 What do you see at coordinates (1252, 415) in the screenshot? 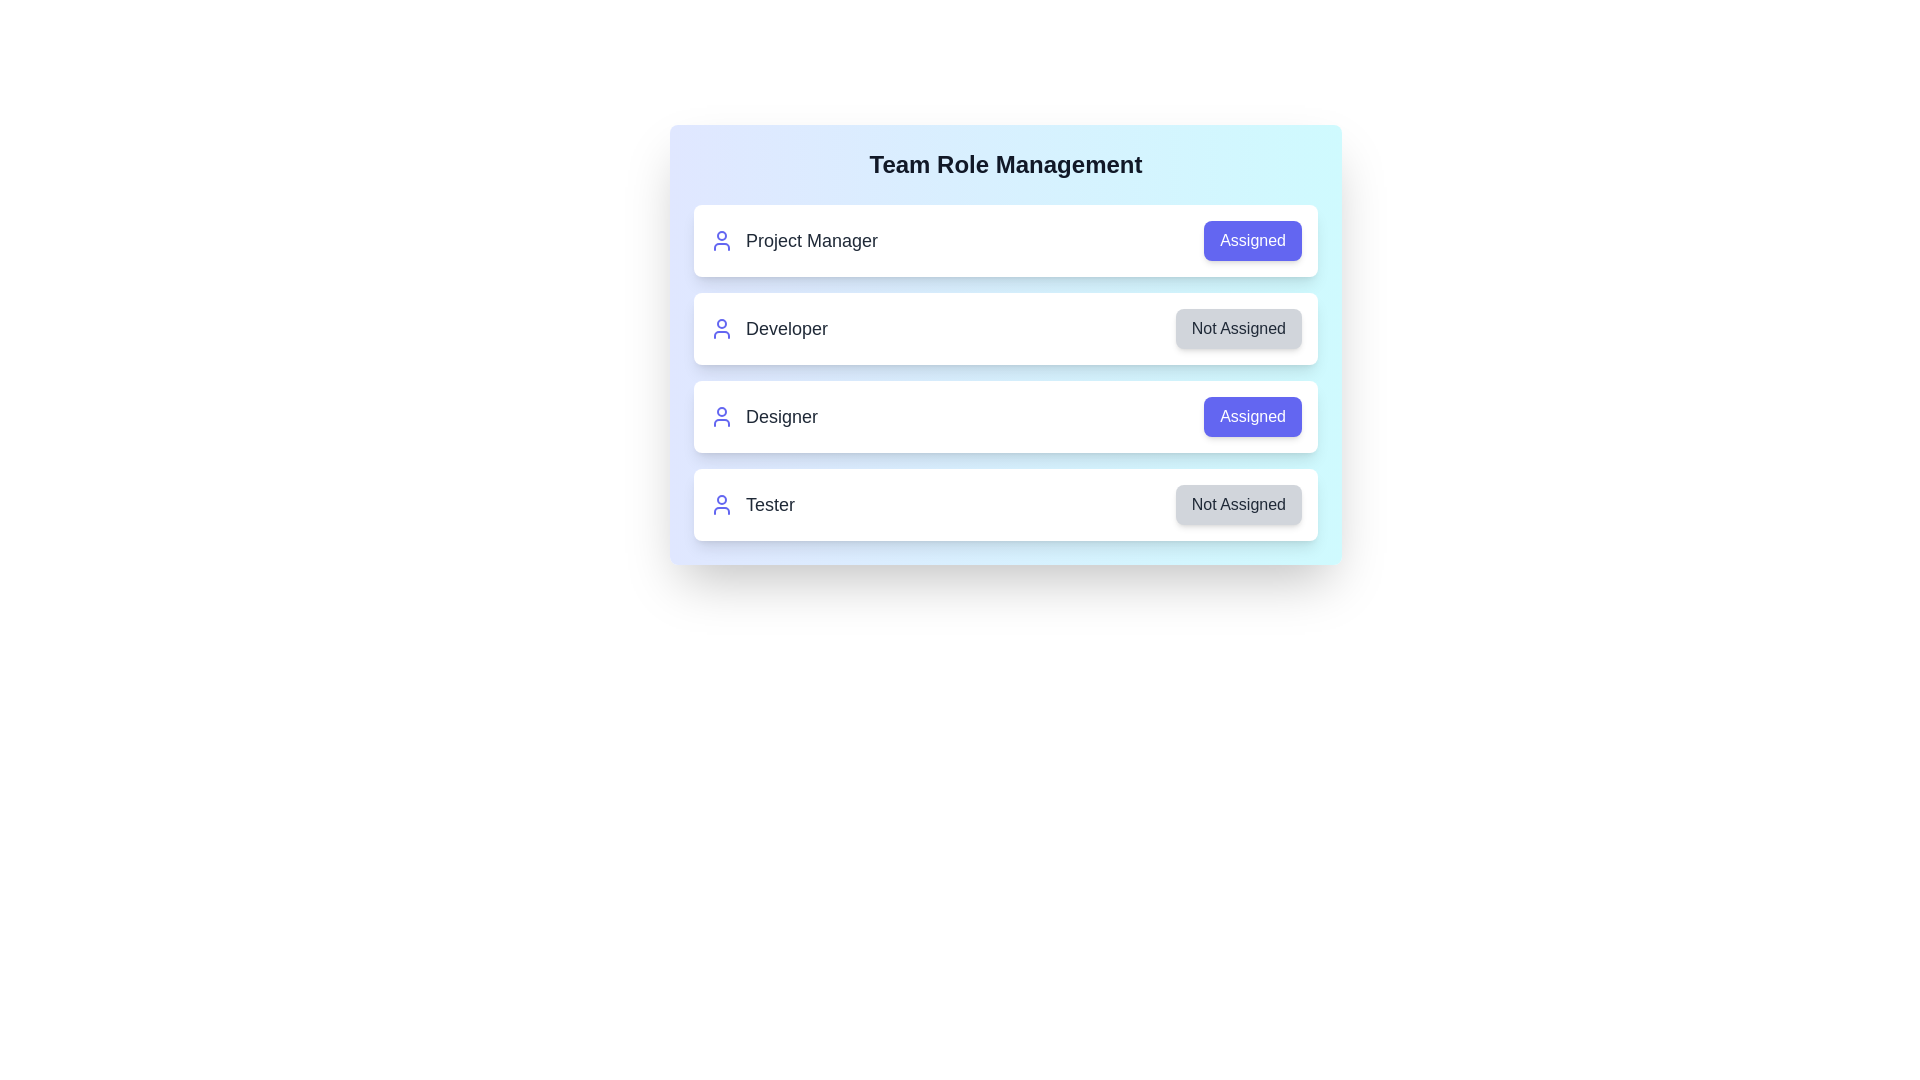
I see `the button to toggle the role assignment status for Designer` at bounding box center [1252, 415].